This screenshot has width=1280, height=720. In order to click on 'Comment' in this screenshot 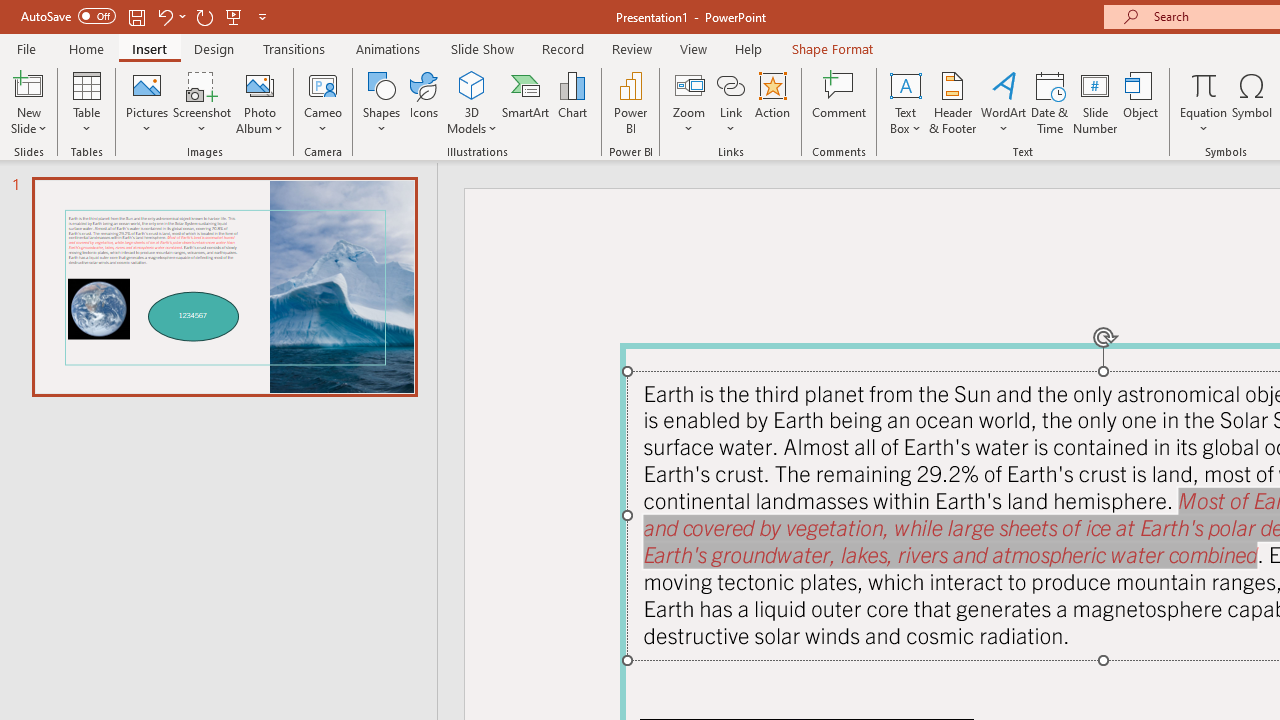, I will do `click(839, 103)`.